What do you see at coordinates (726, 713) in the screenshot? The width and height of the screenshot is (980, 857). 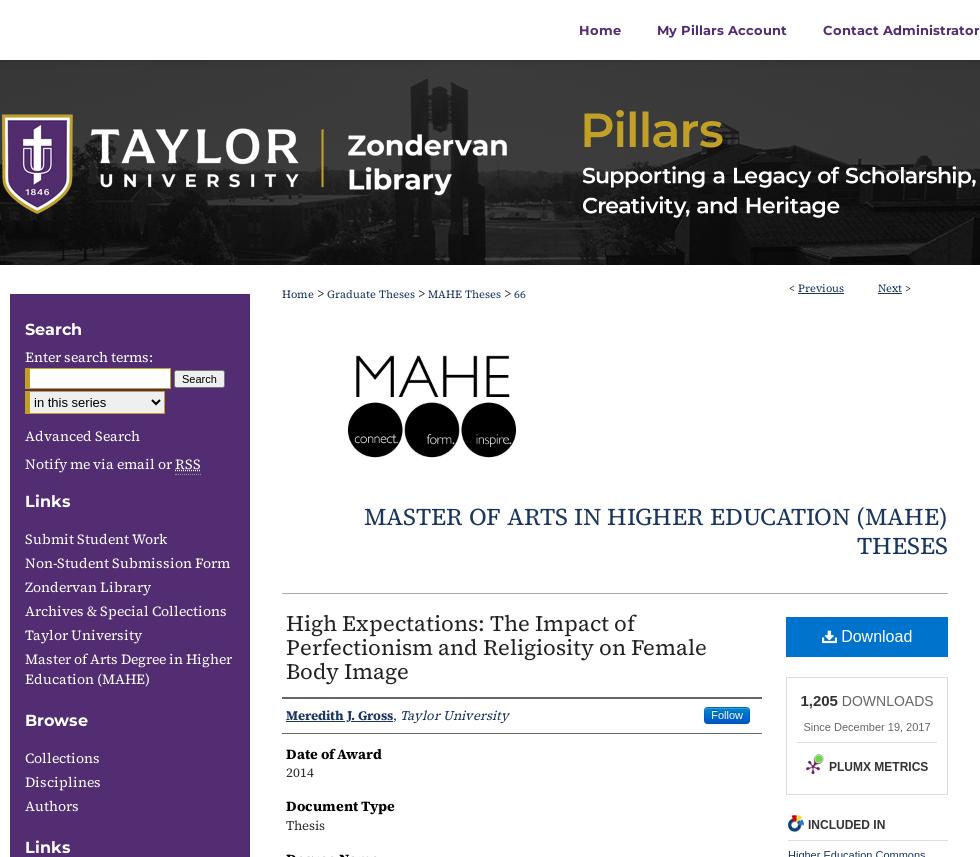 I see `'Follow'` at bounding box center [726, 713].